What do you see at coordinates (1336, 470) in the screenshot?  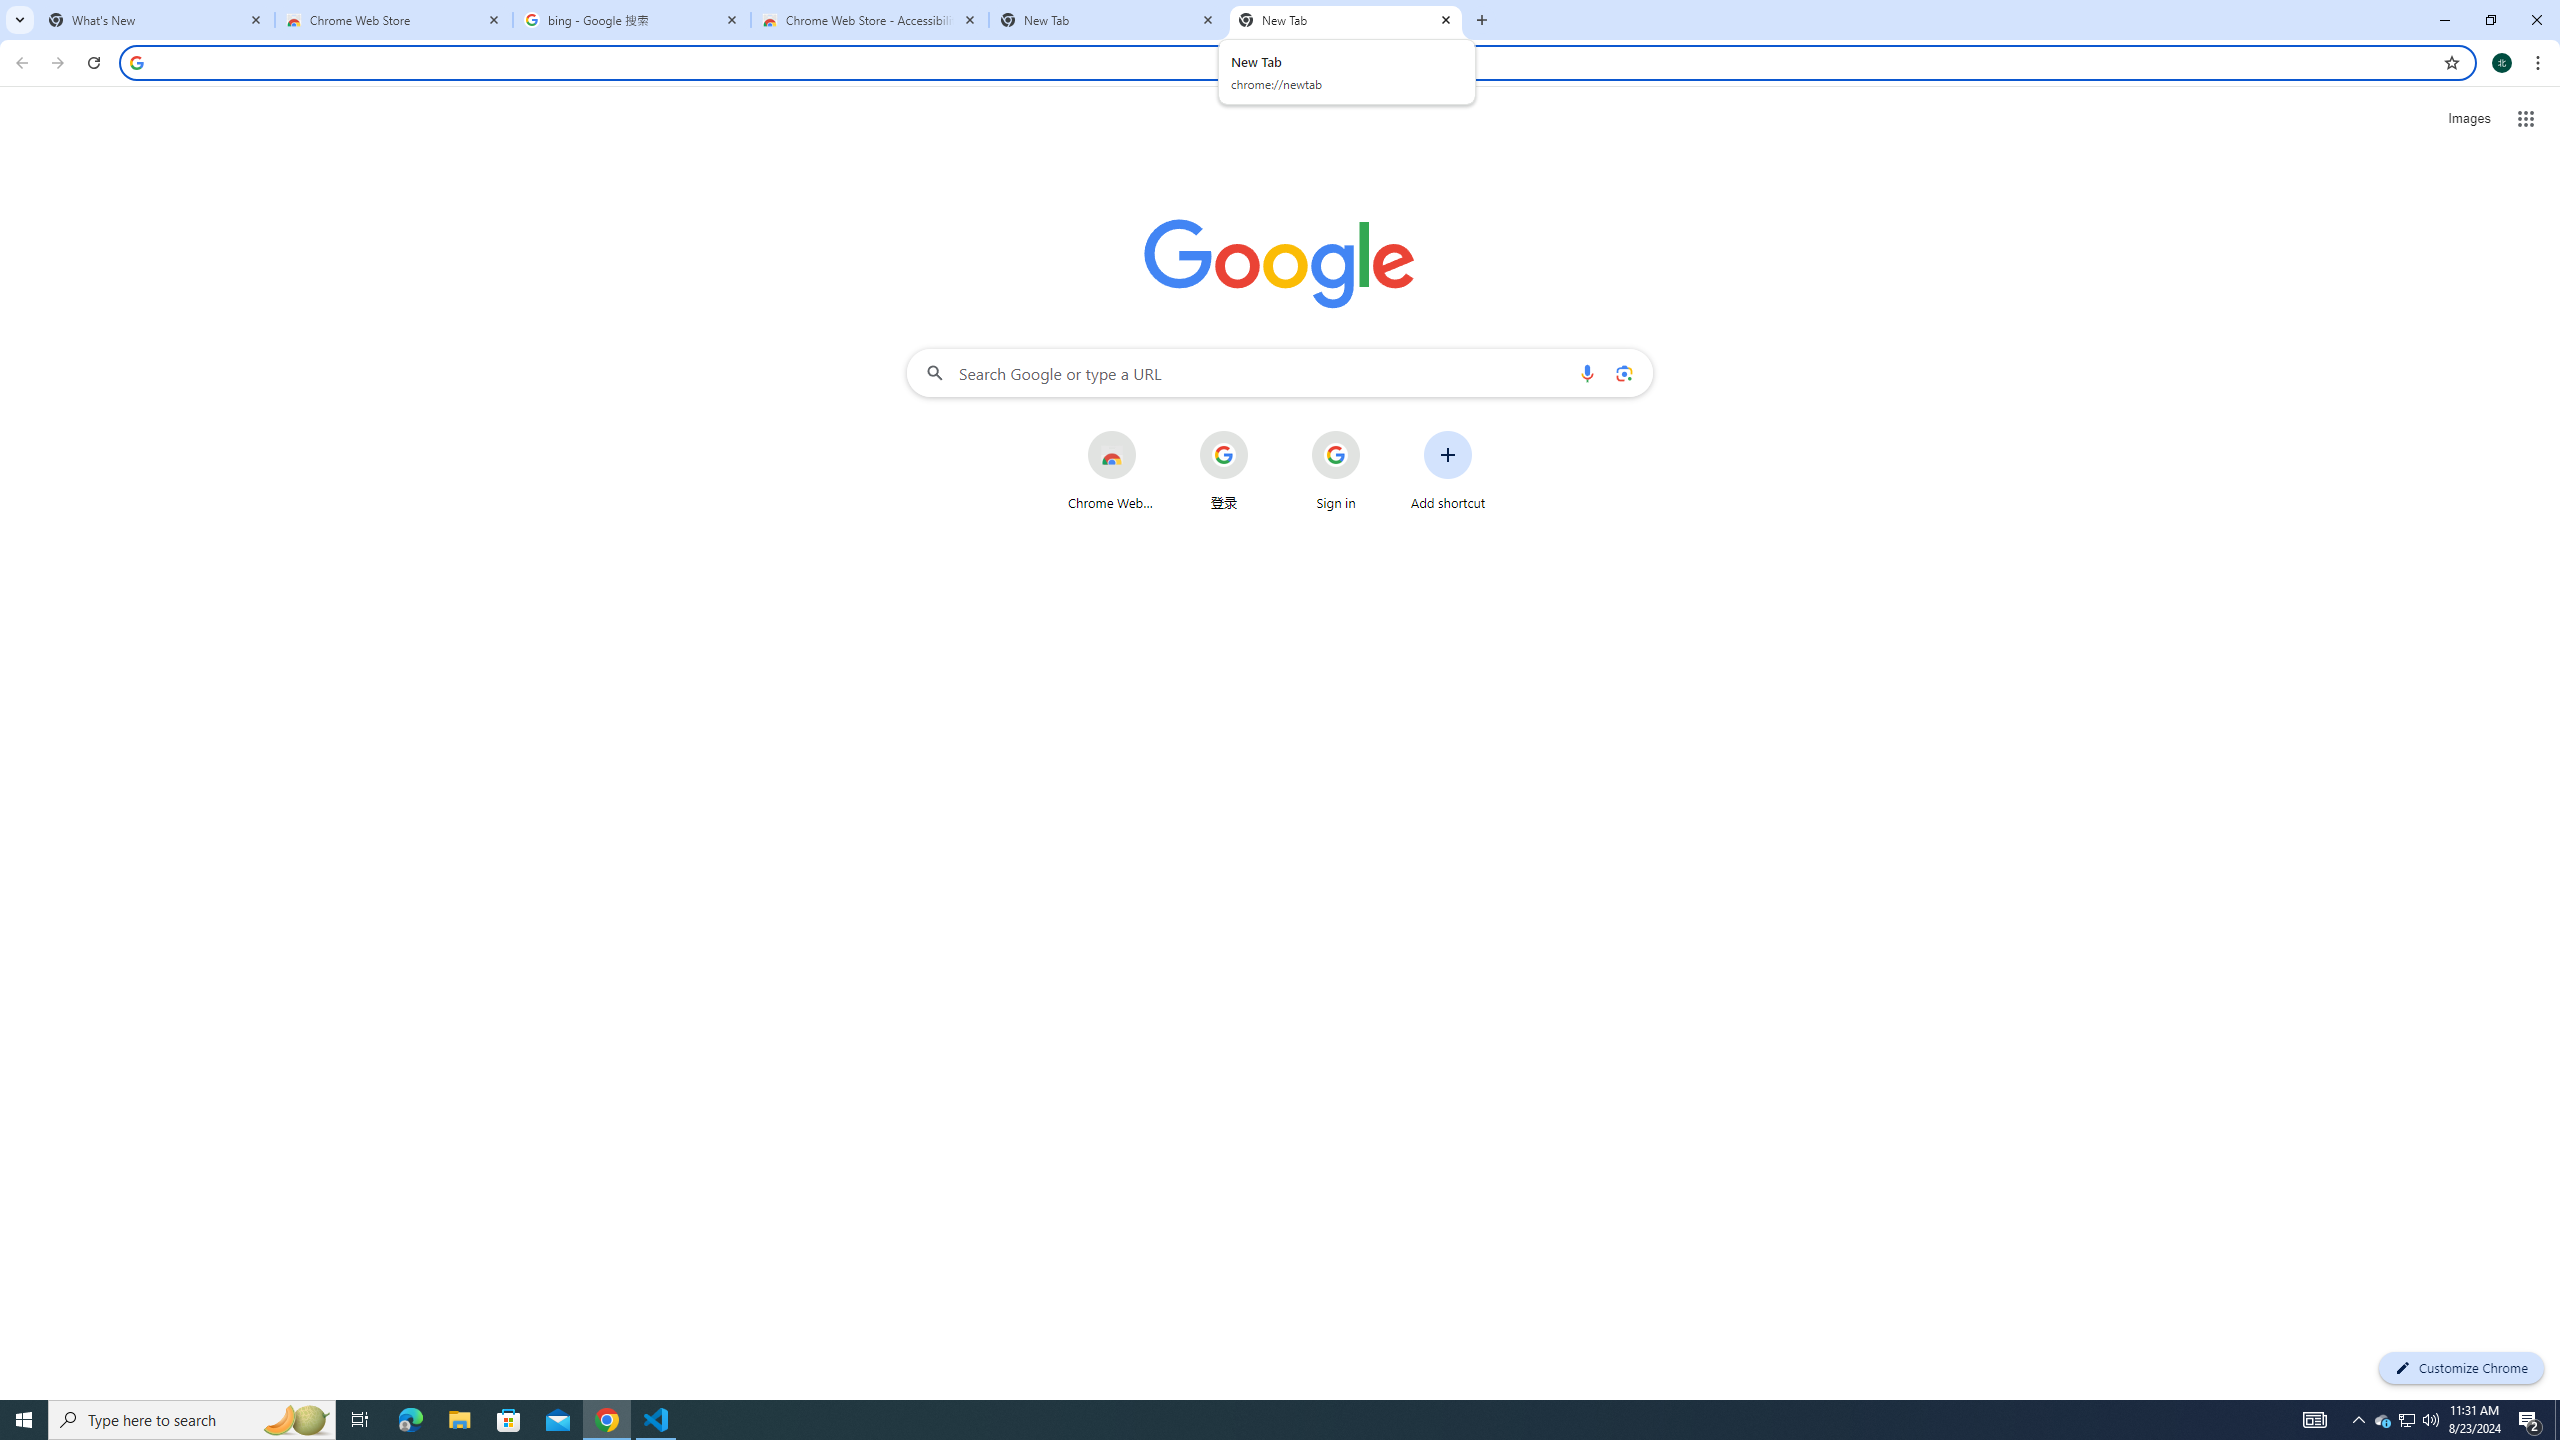 I see `'Sign in'` at bounding box center [1336, 470].